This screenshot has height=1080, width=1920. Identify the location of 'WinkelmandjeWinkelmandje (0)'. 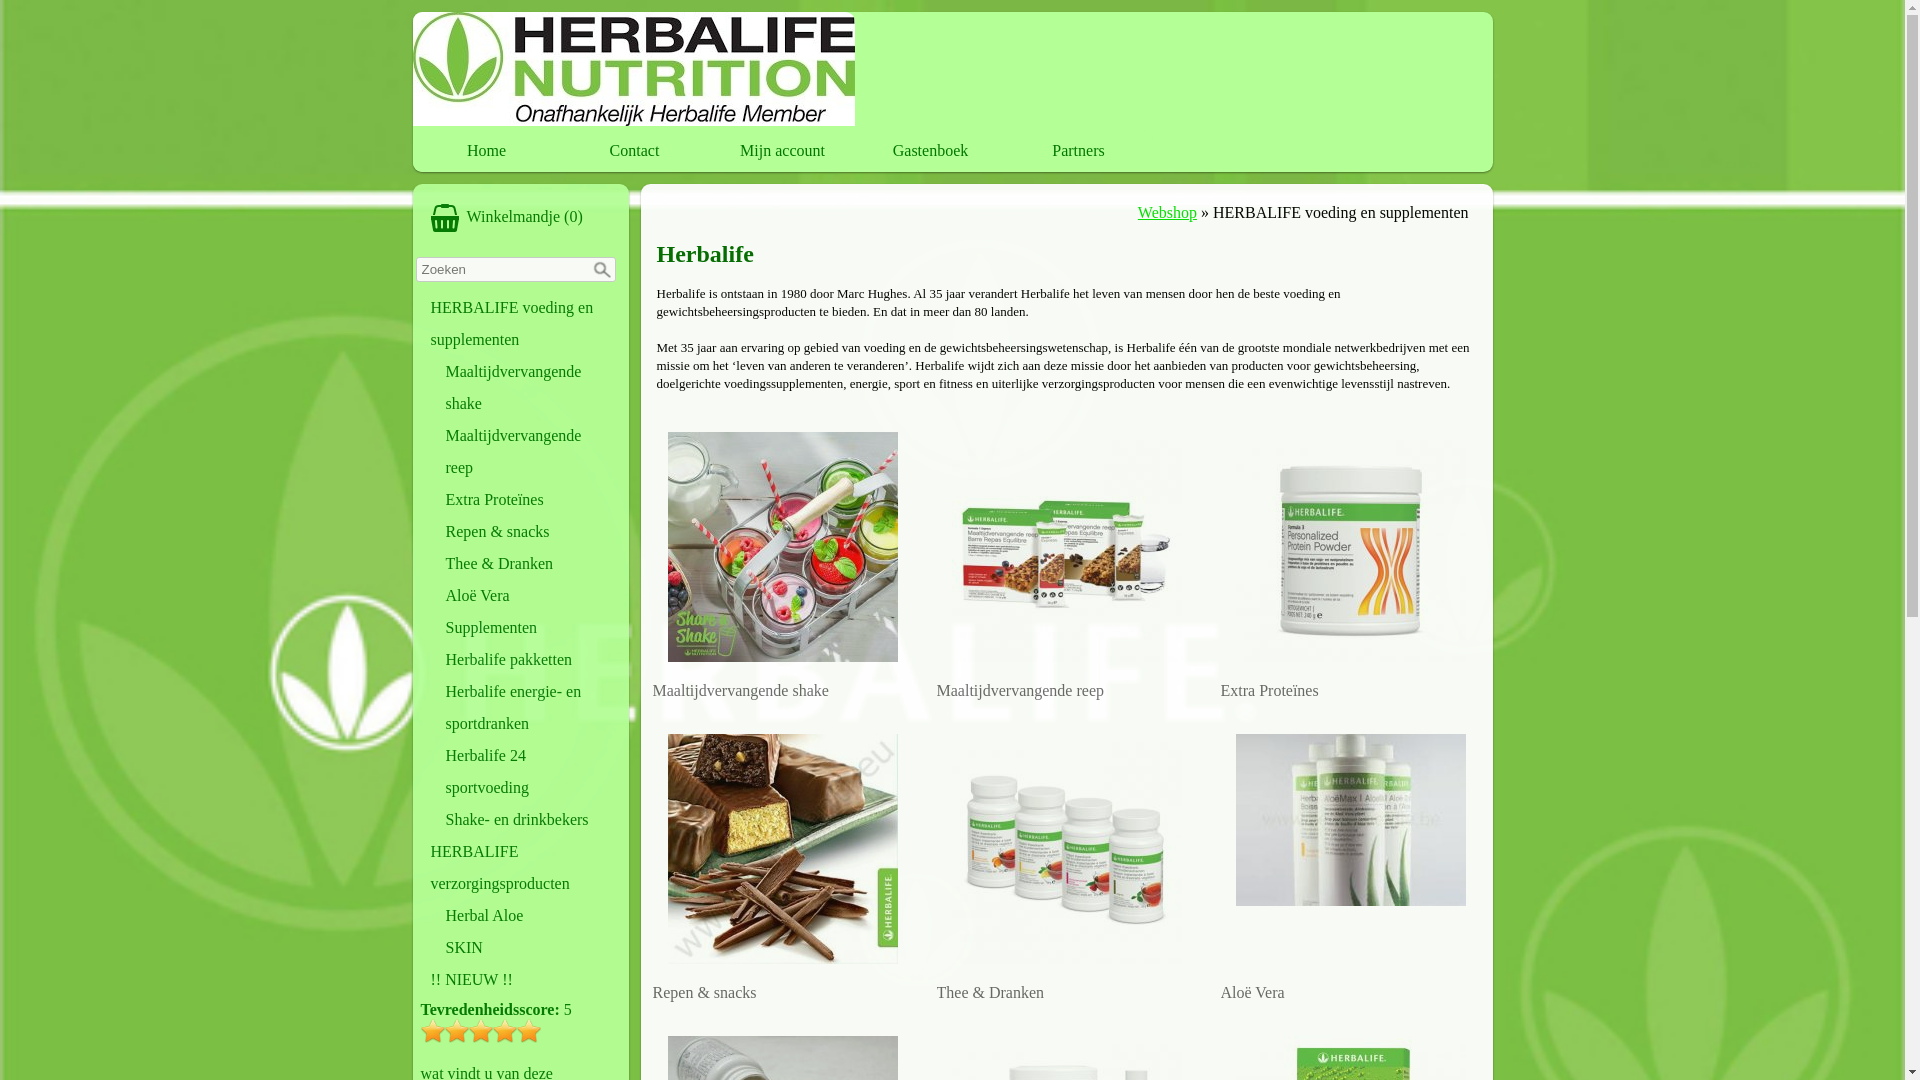
(521, 218).